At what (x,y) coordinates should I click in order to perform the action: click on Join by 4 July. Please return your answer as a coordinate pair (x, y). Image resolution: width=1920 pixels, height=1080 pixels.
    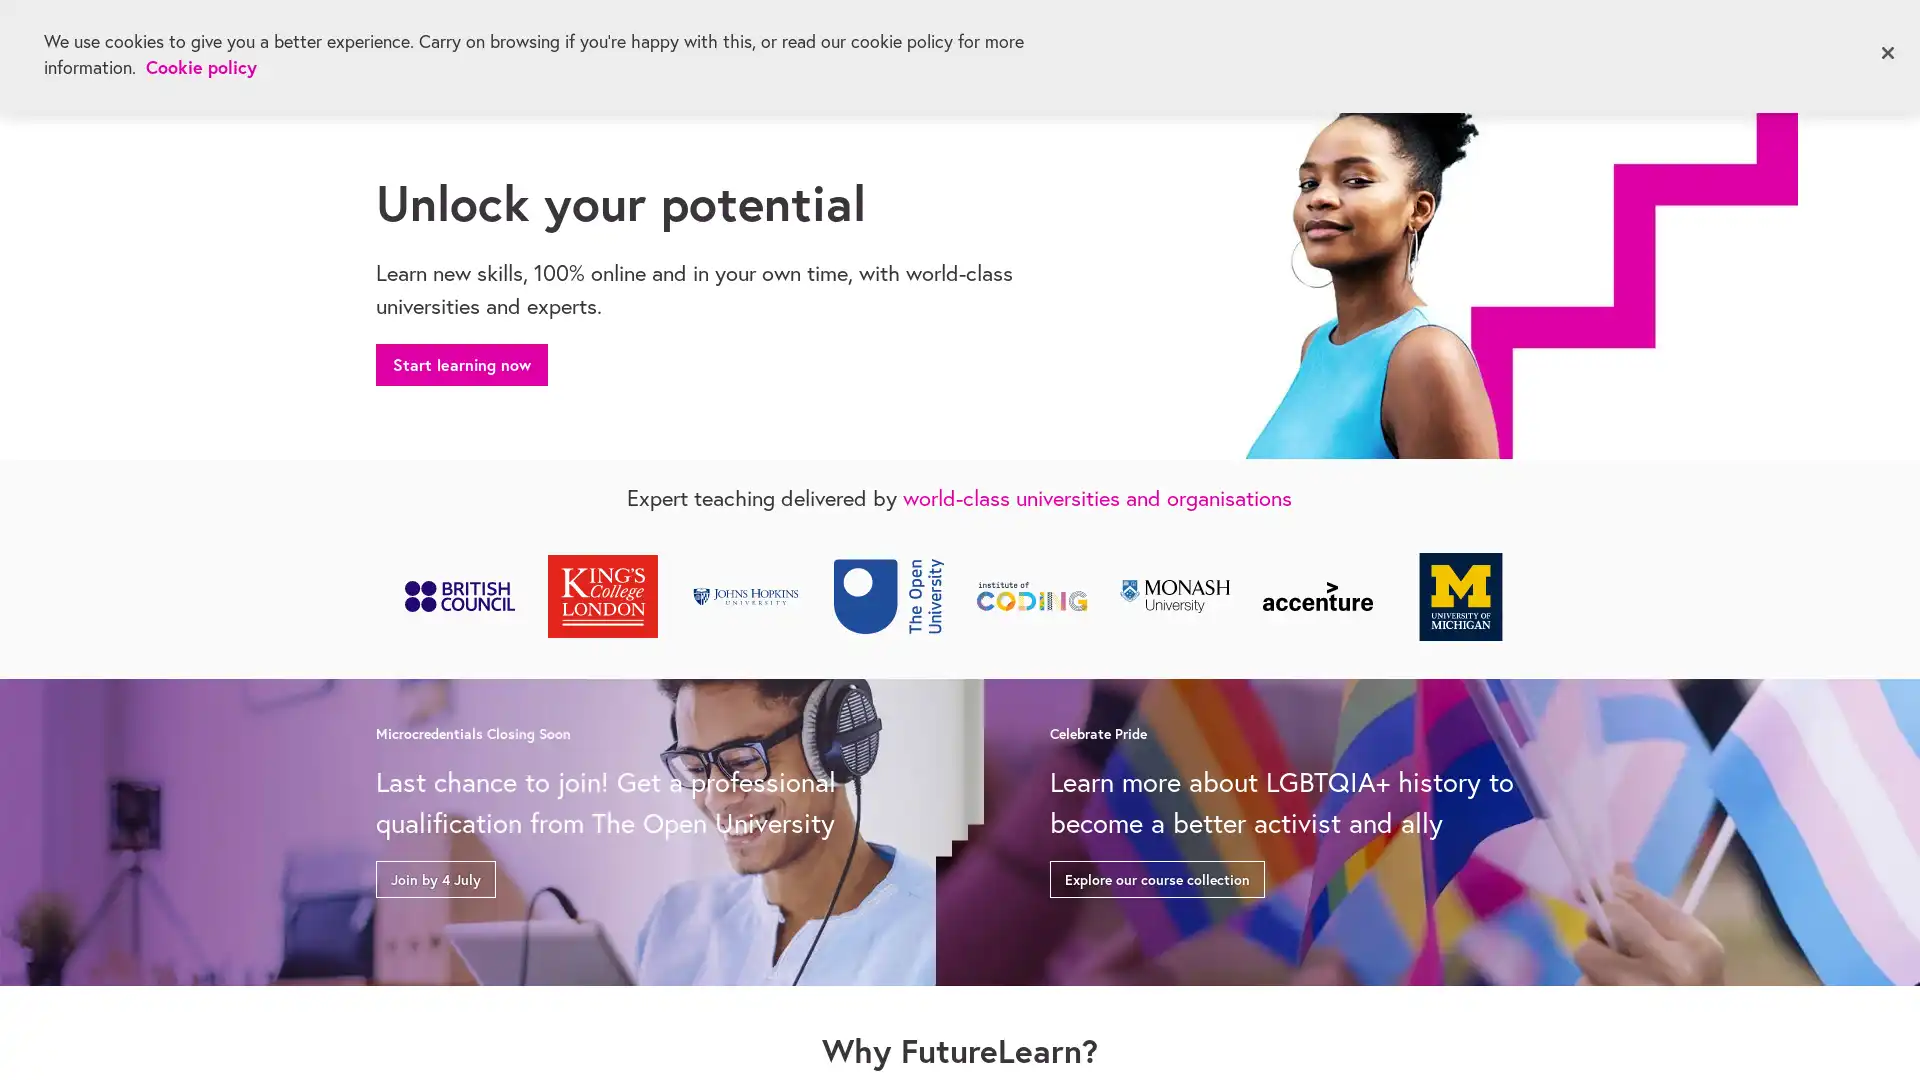
    Looking at the image, I should click on (435, 874).